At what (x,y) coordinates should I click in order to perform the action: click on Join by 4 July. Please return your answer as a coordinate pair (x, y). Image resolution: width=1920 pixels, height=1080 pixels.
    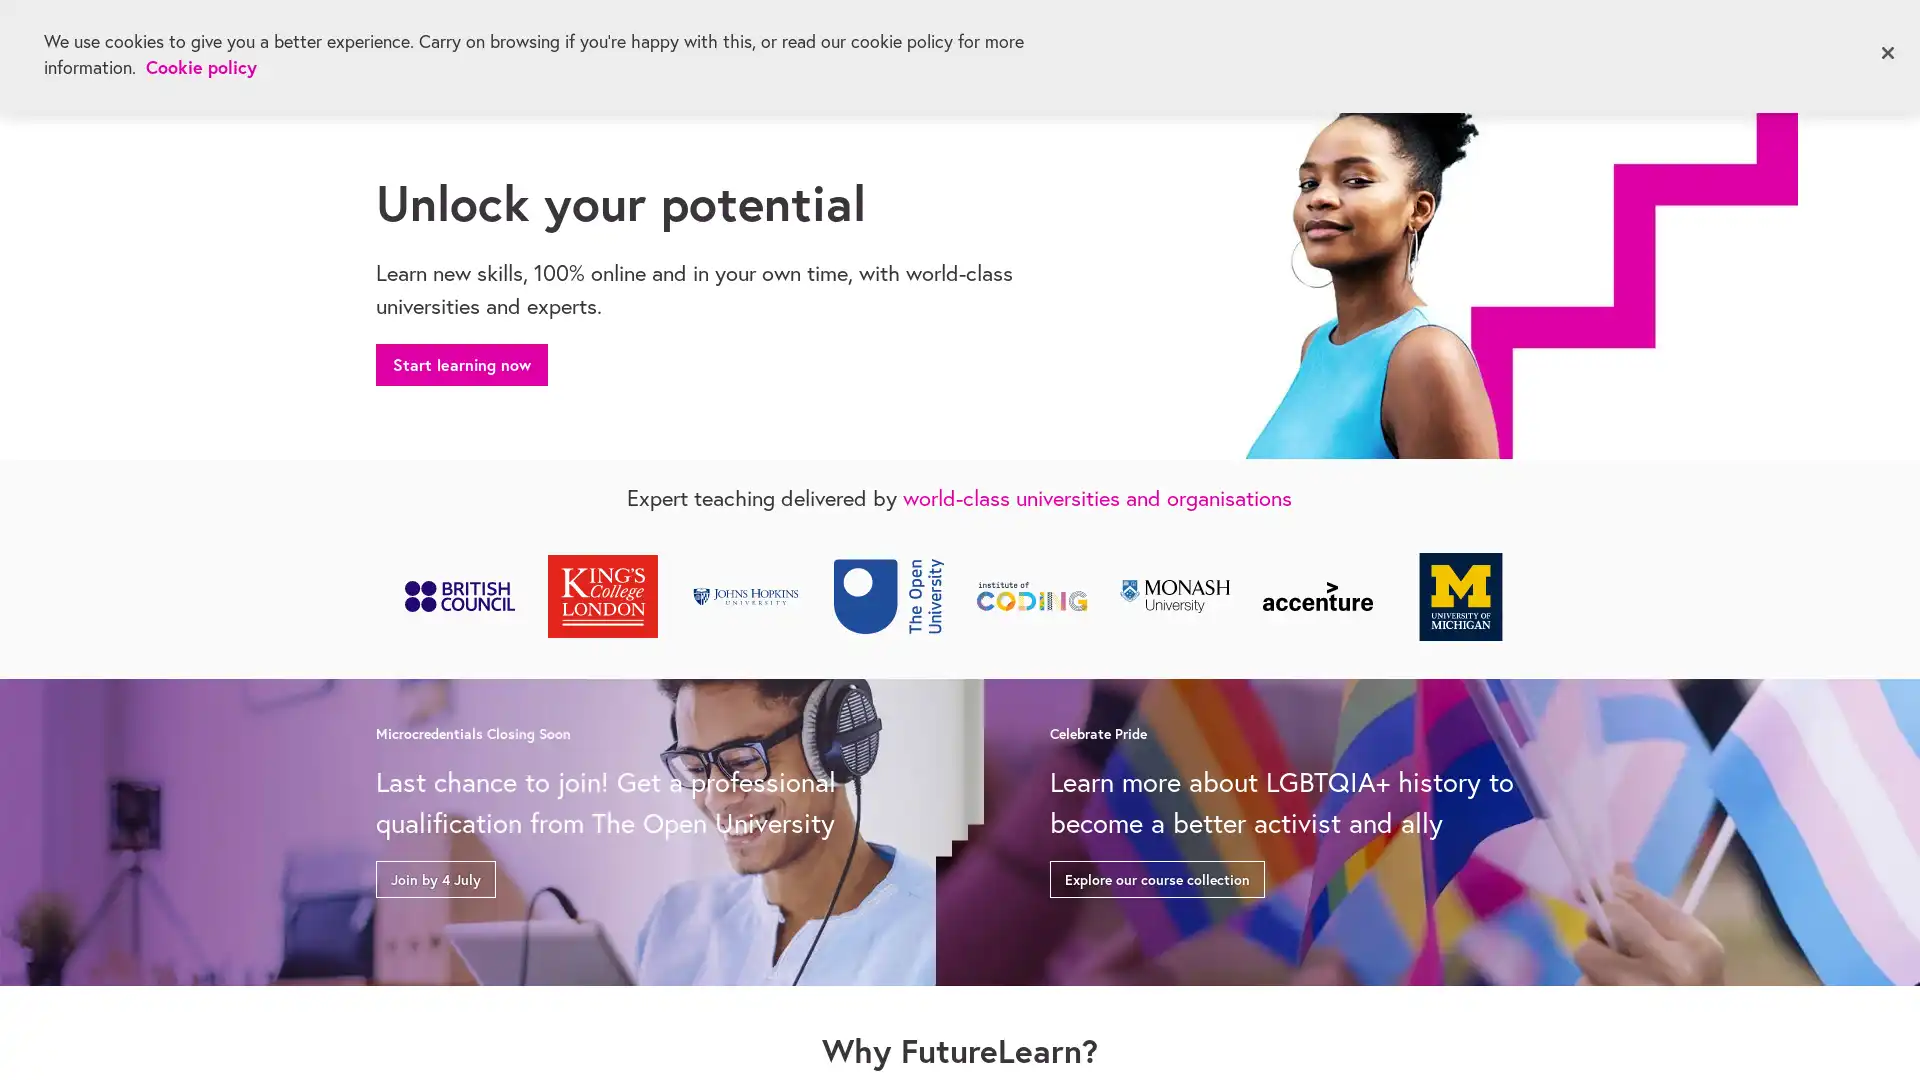
    Looking at the image, I should click on (435, 874).